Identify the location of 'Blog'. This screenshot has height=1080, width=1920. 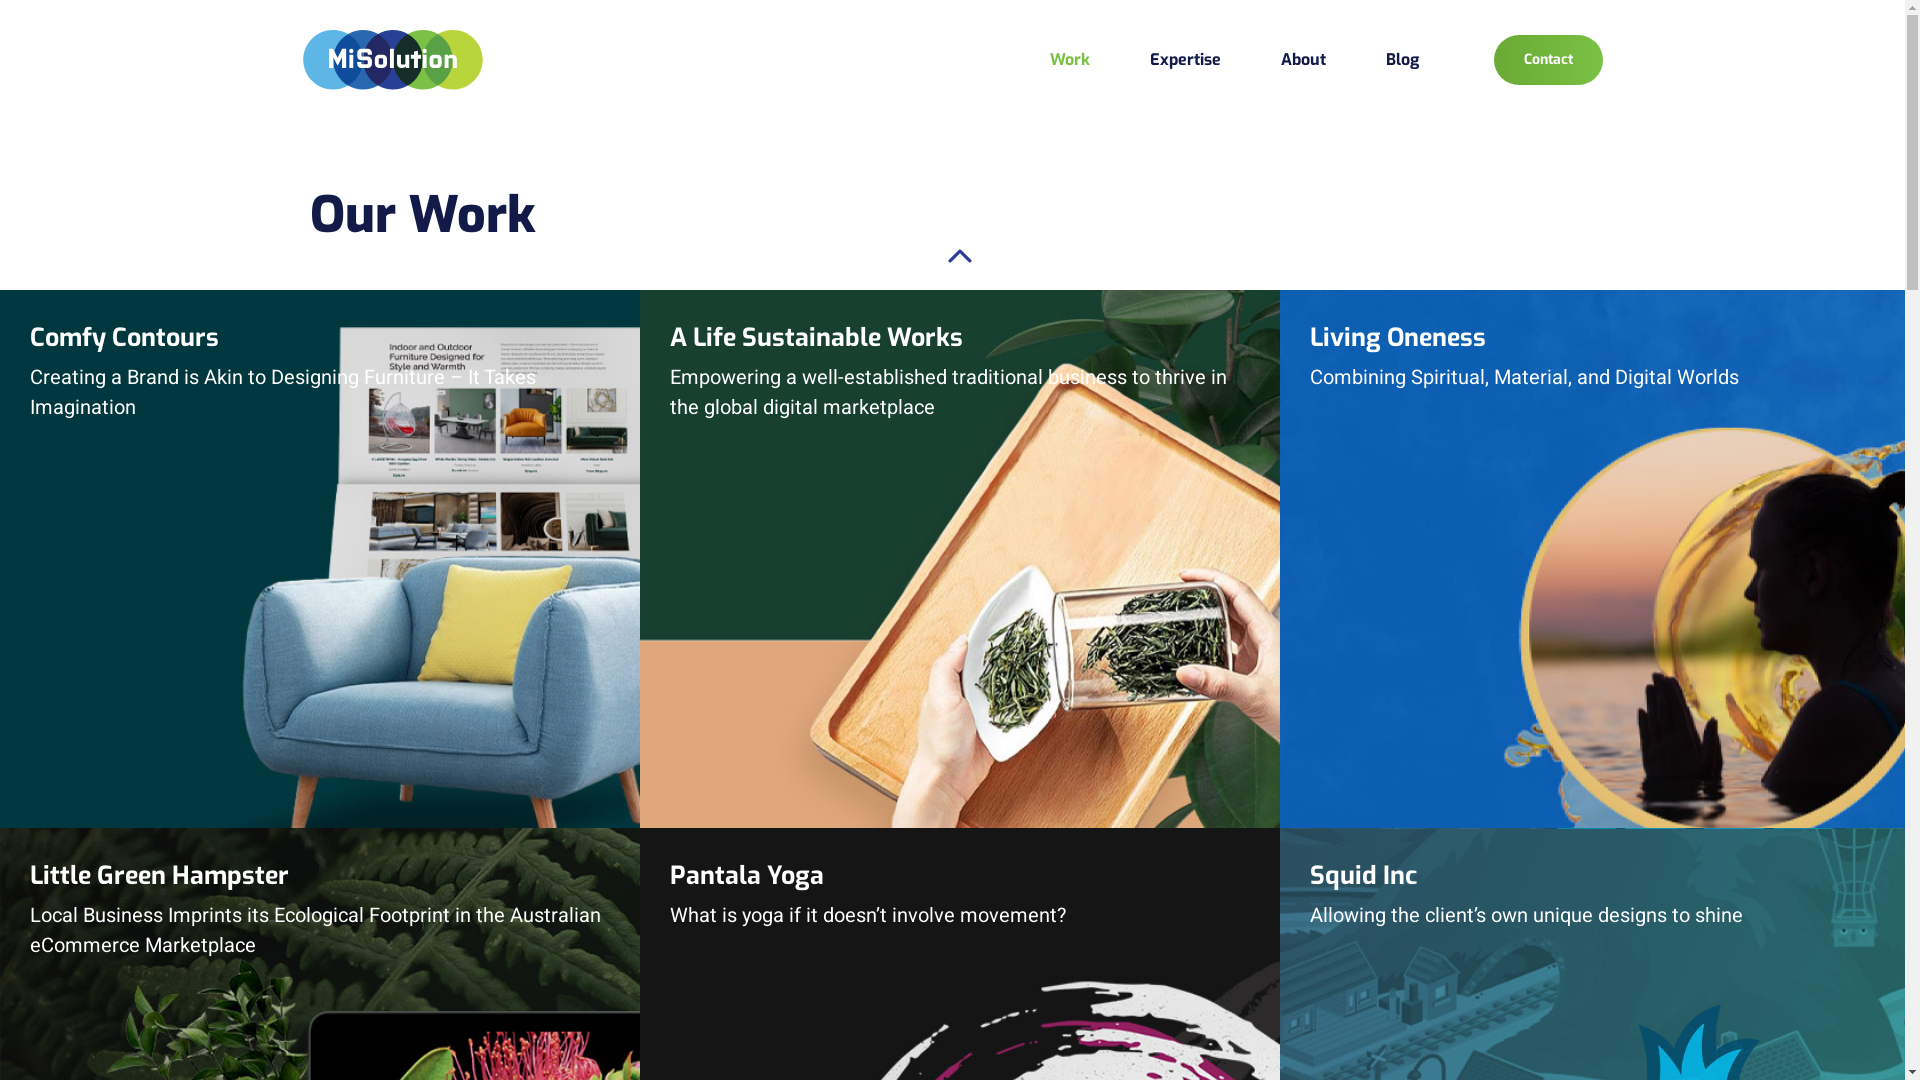
(1401, 58).